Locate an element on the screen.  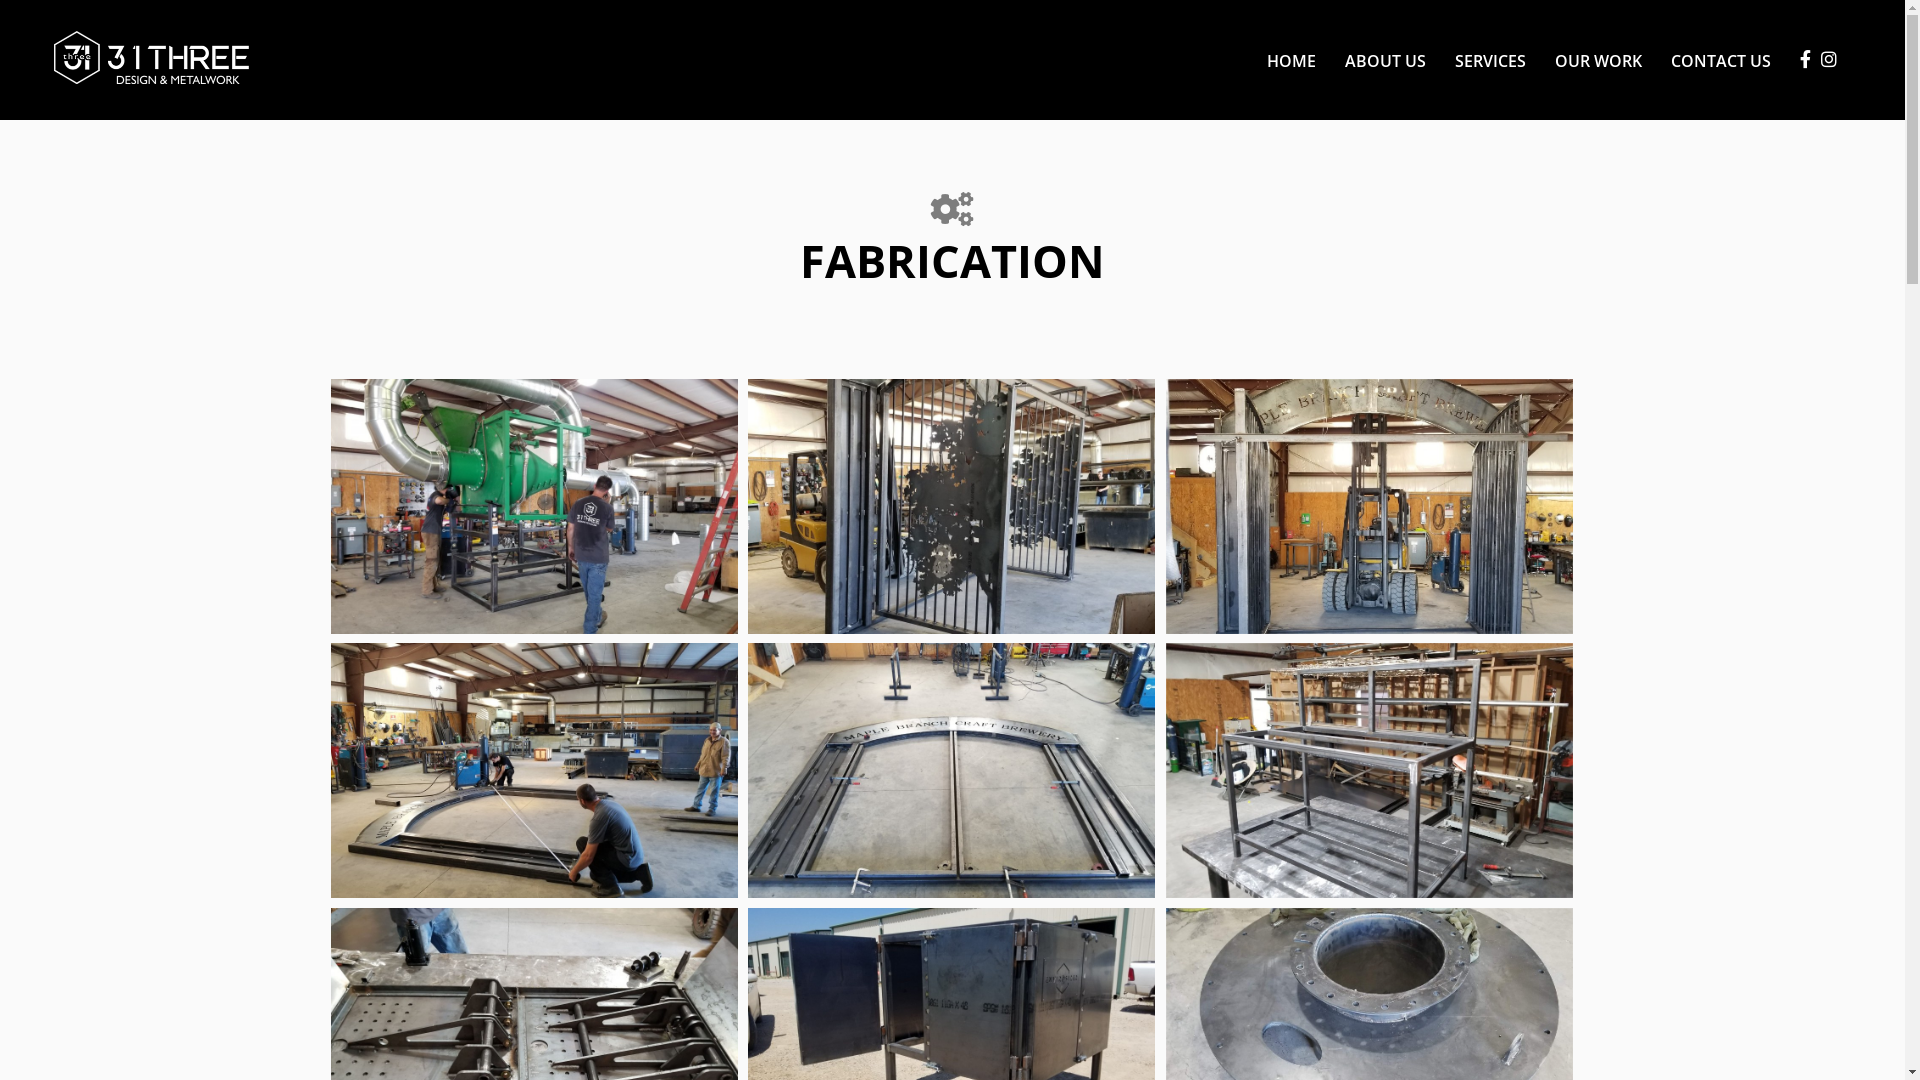
'CONTACT US' is located at coordinates (1712, 59).